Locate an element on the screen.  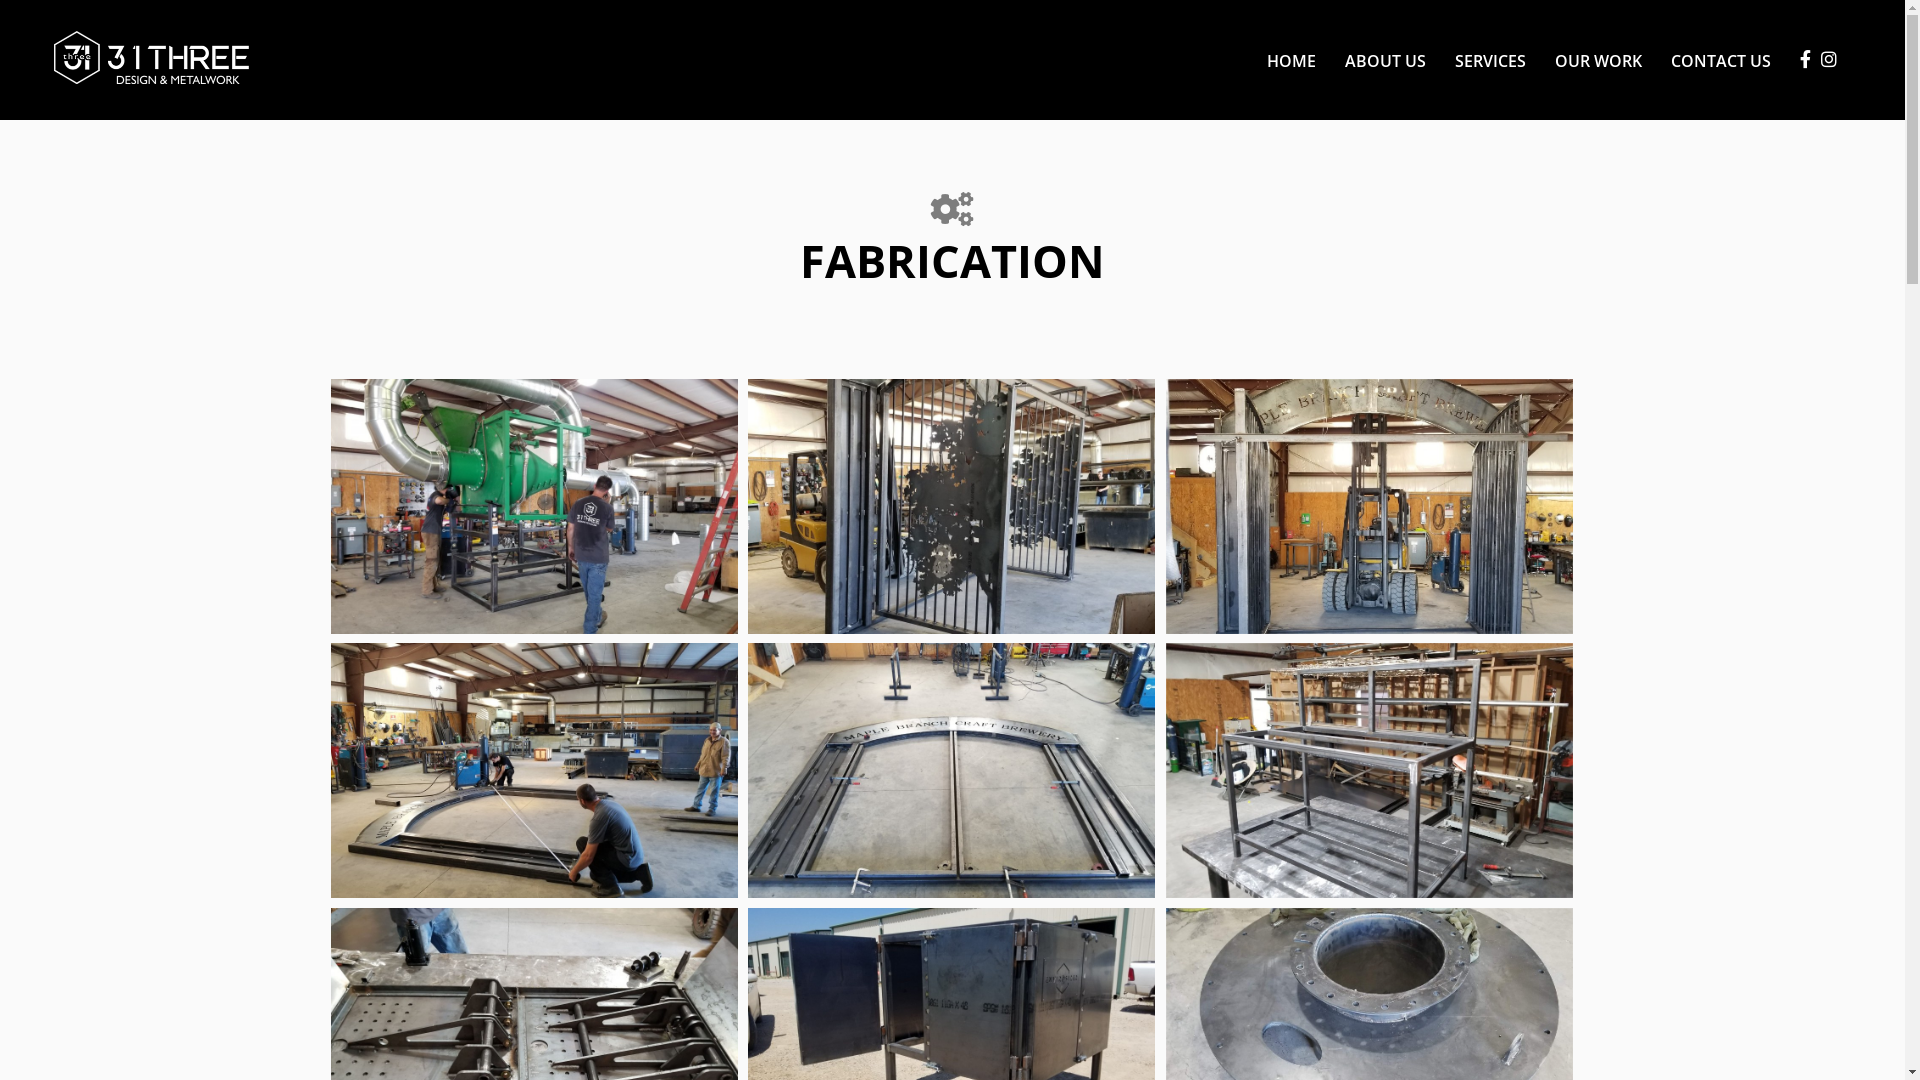
'CONTACT US' is located at coordinates (1712, 59).